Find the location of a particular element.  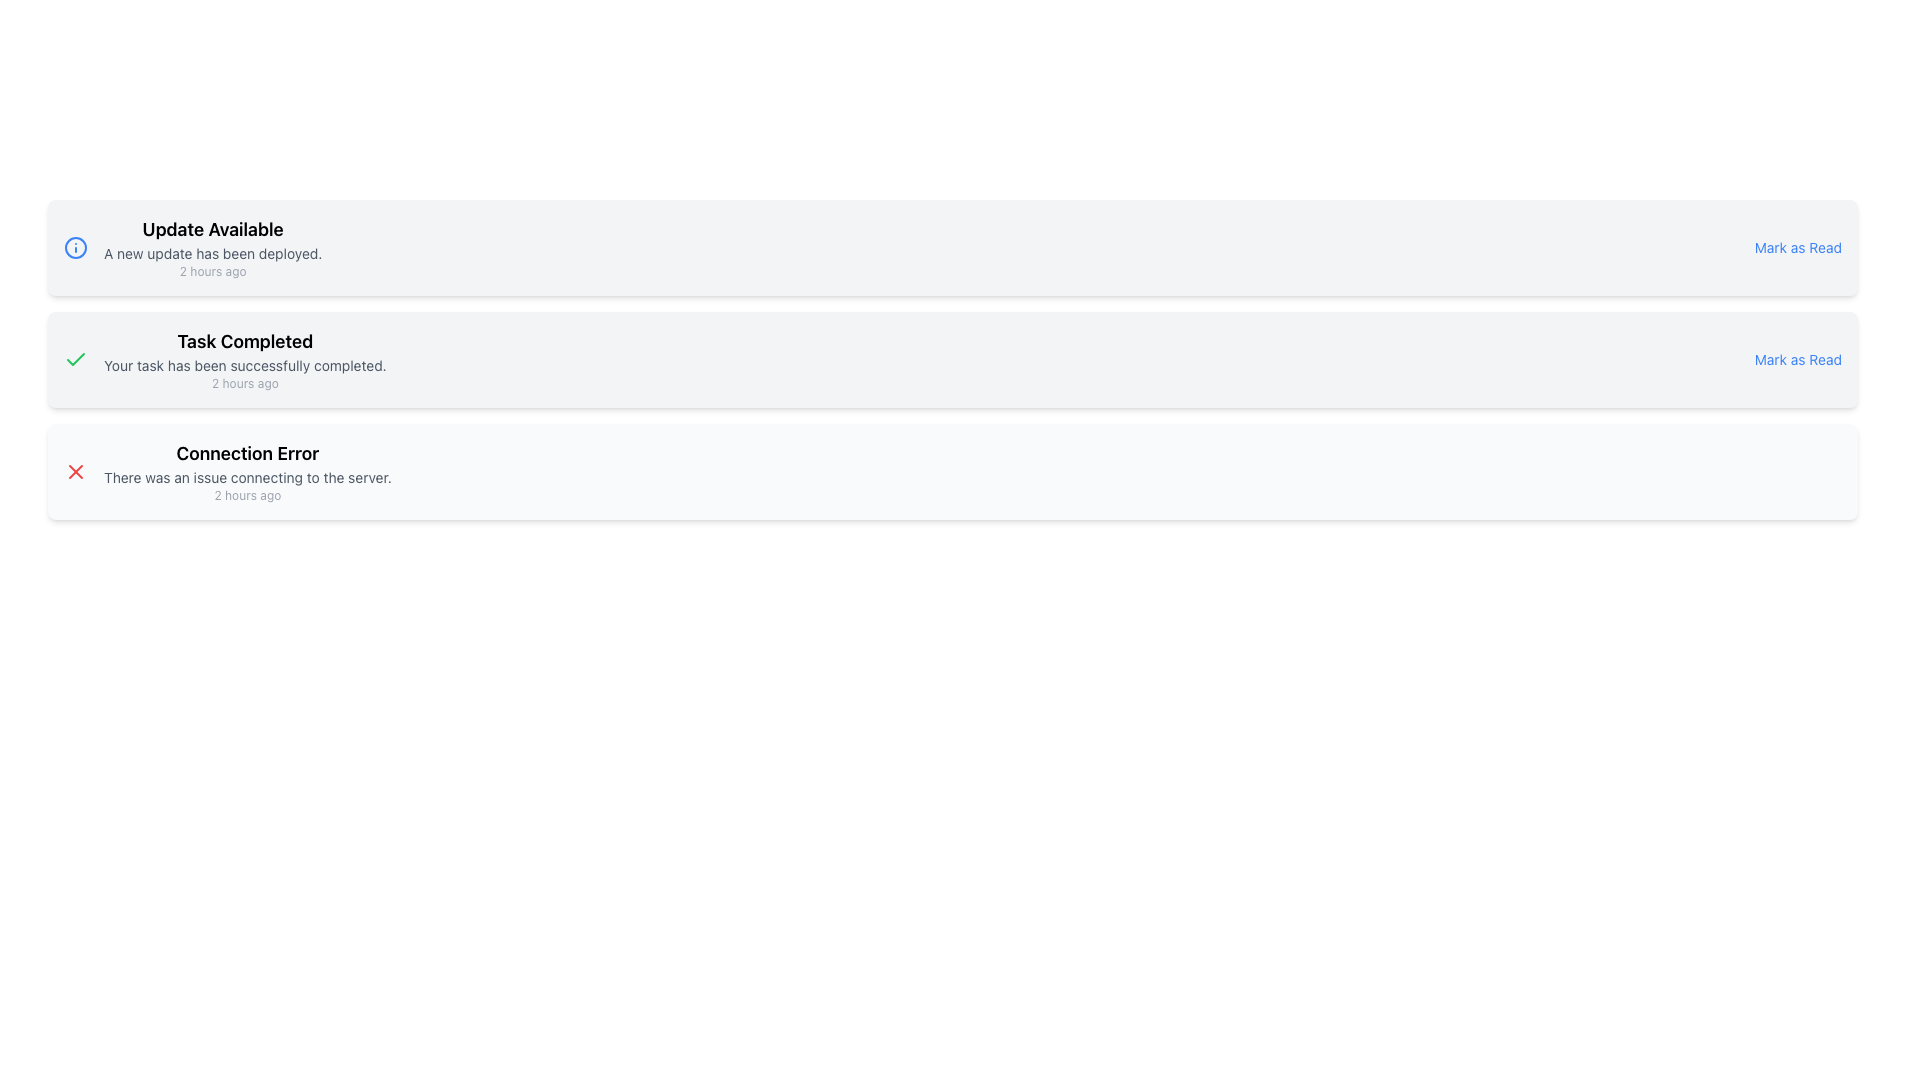

the notification element that informs the user their task has been successfully completed to copy or select the text is located at coordinates (225, 358).